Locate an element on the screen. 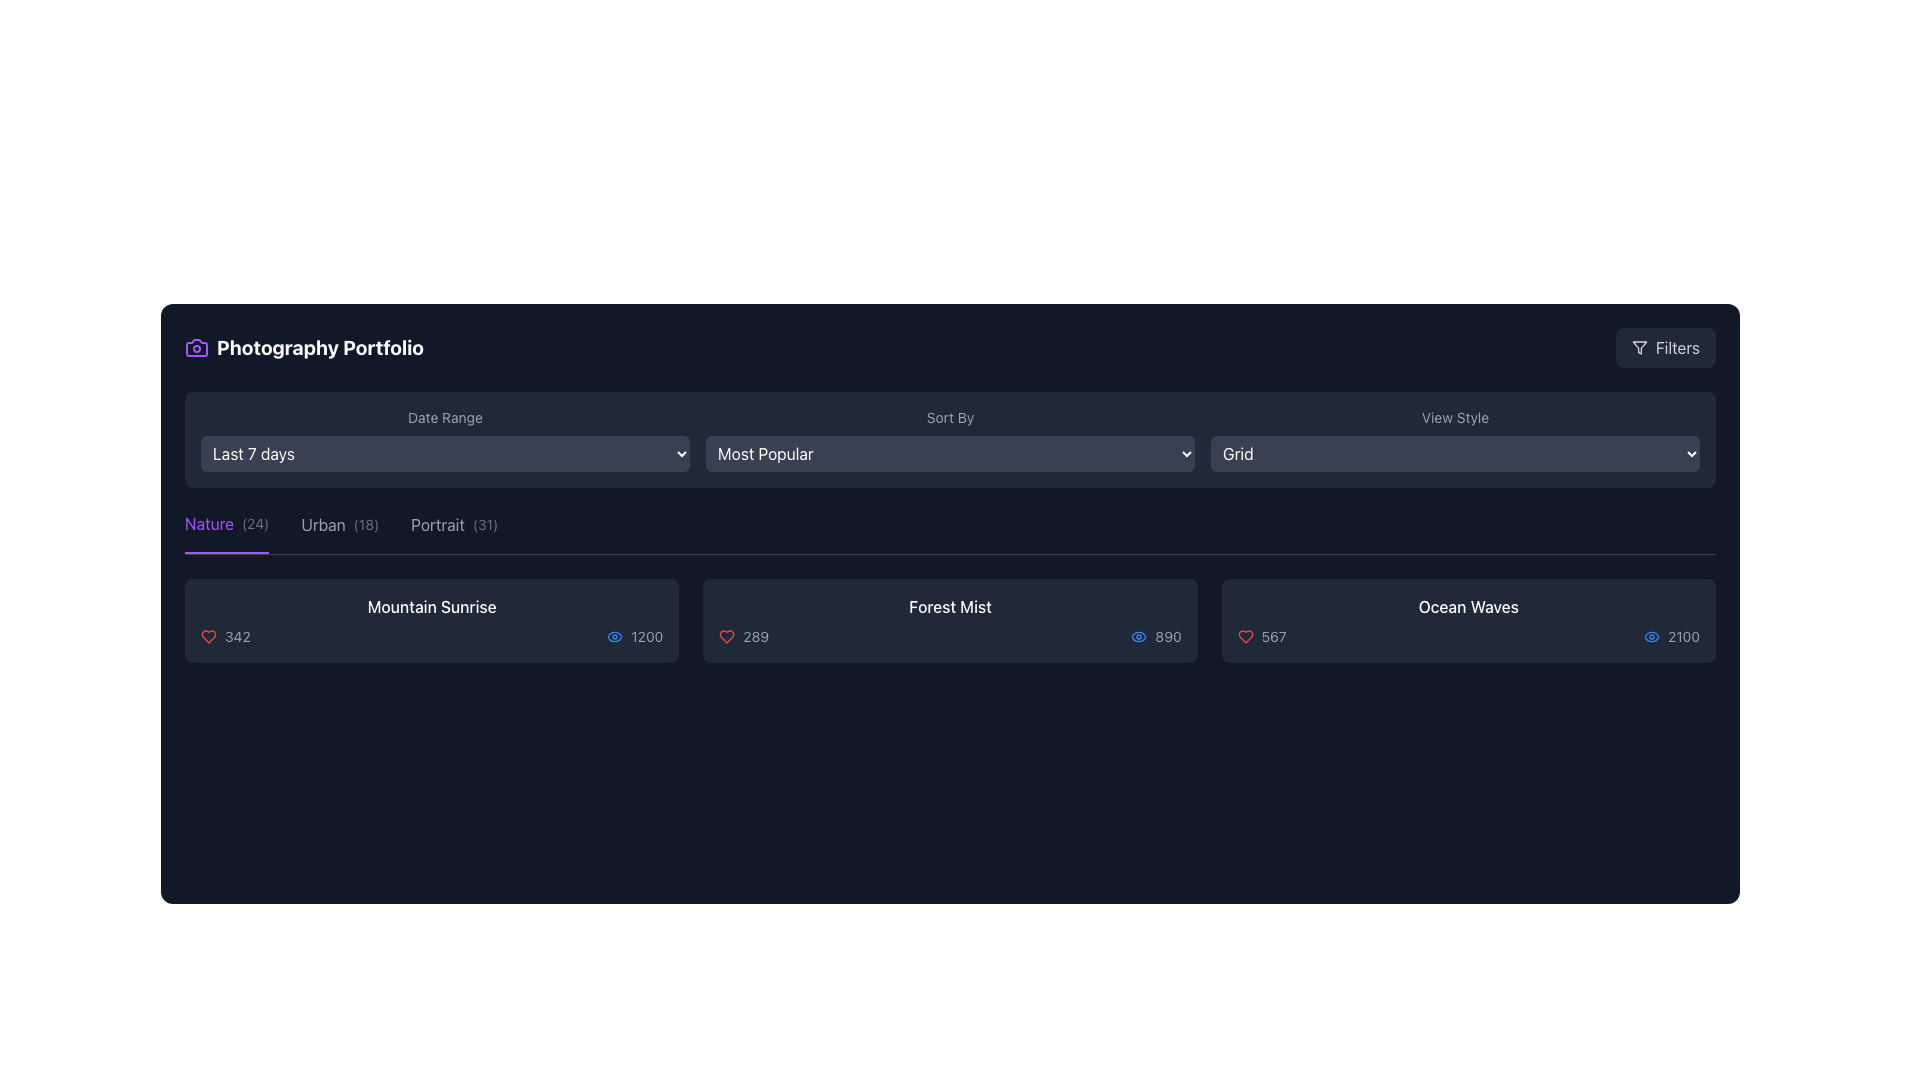 This screenshot has width=1920, height=1080. the Text label indicating the number of items in the 'Nature' category, located adjacent to the 'Nature' text and above the separator line is located at coordinates (254, 523).